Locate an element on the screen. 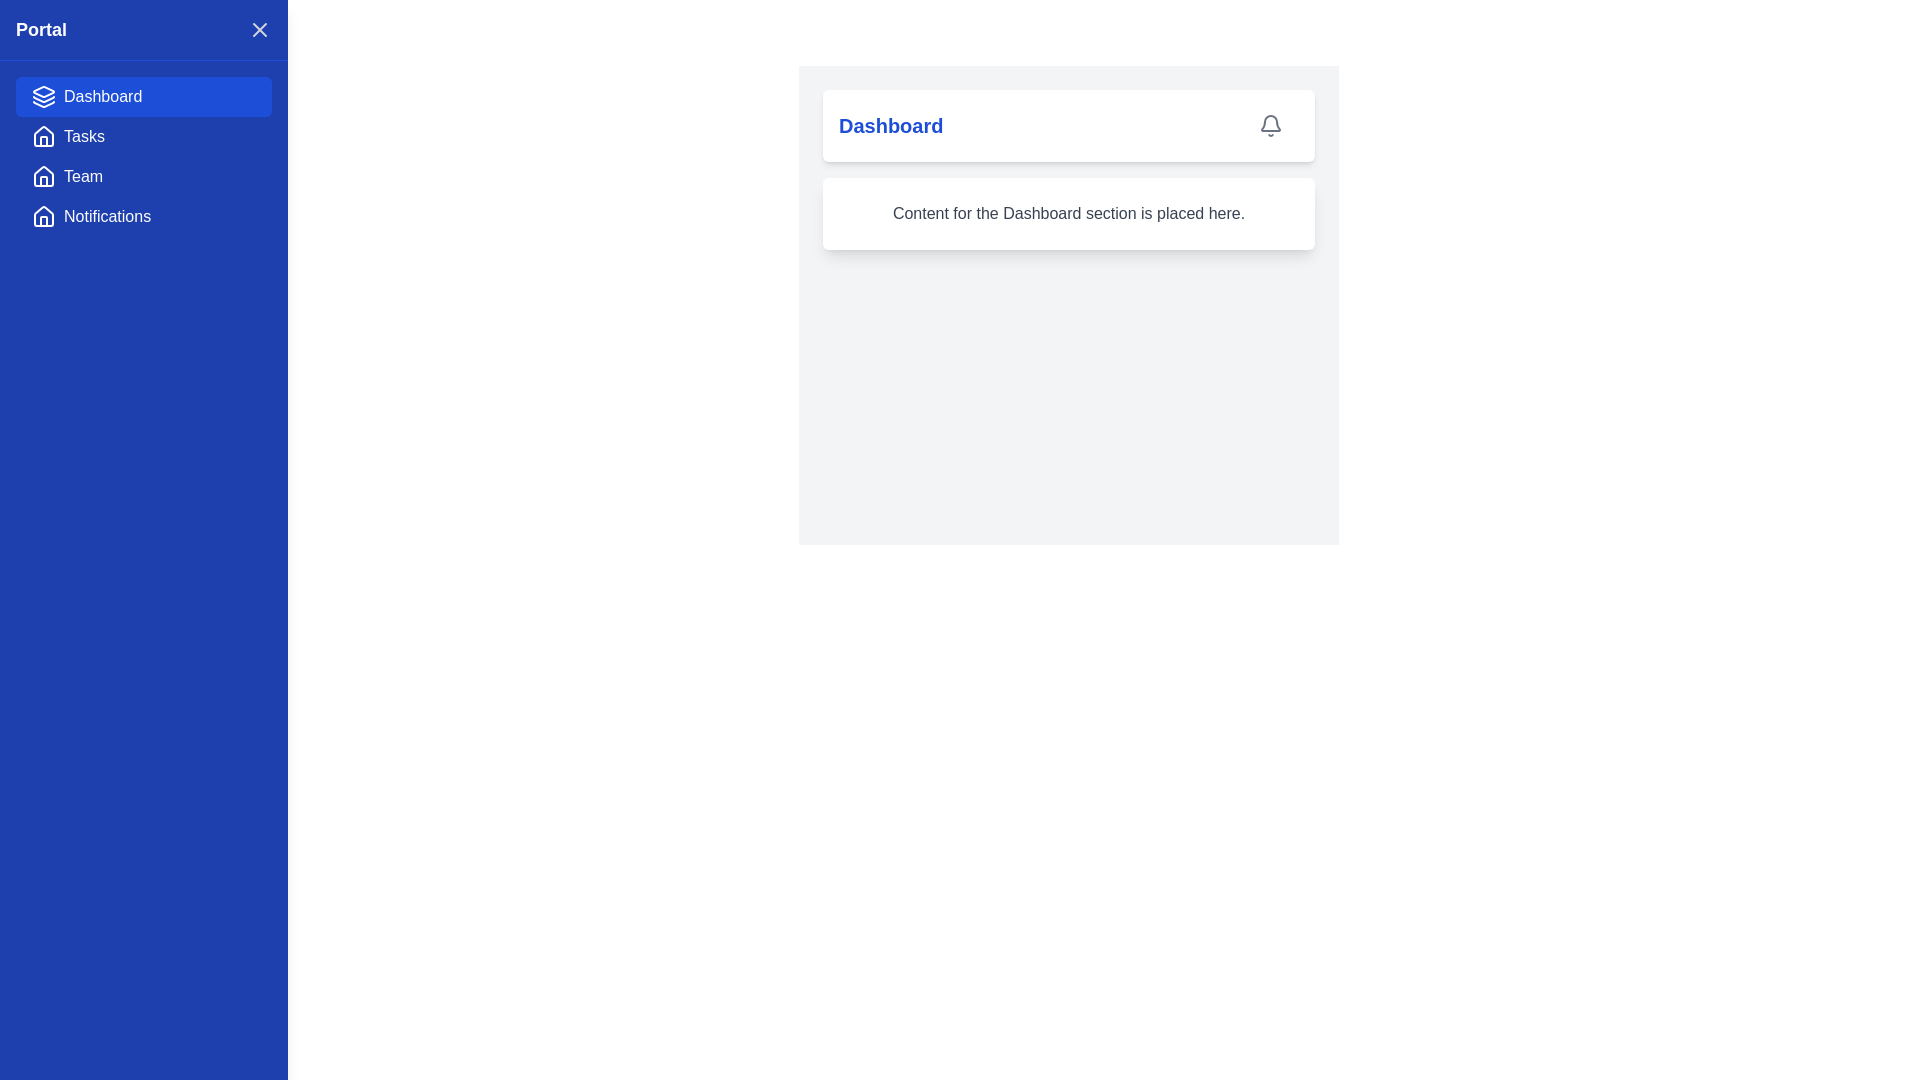 This screenshot has width=1920, height=1080. the 'Team' navigation menu item located in the sidebar, which is the third item in the vertical list of menu items is located at coordinates (143, 176).